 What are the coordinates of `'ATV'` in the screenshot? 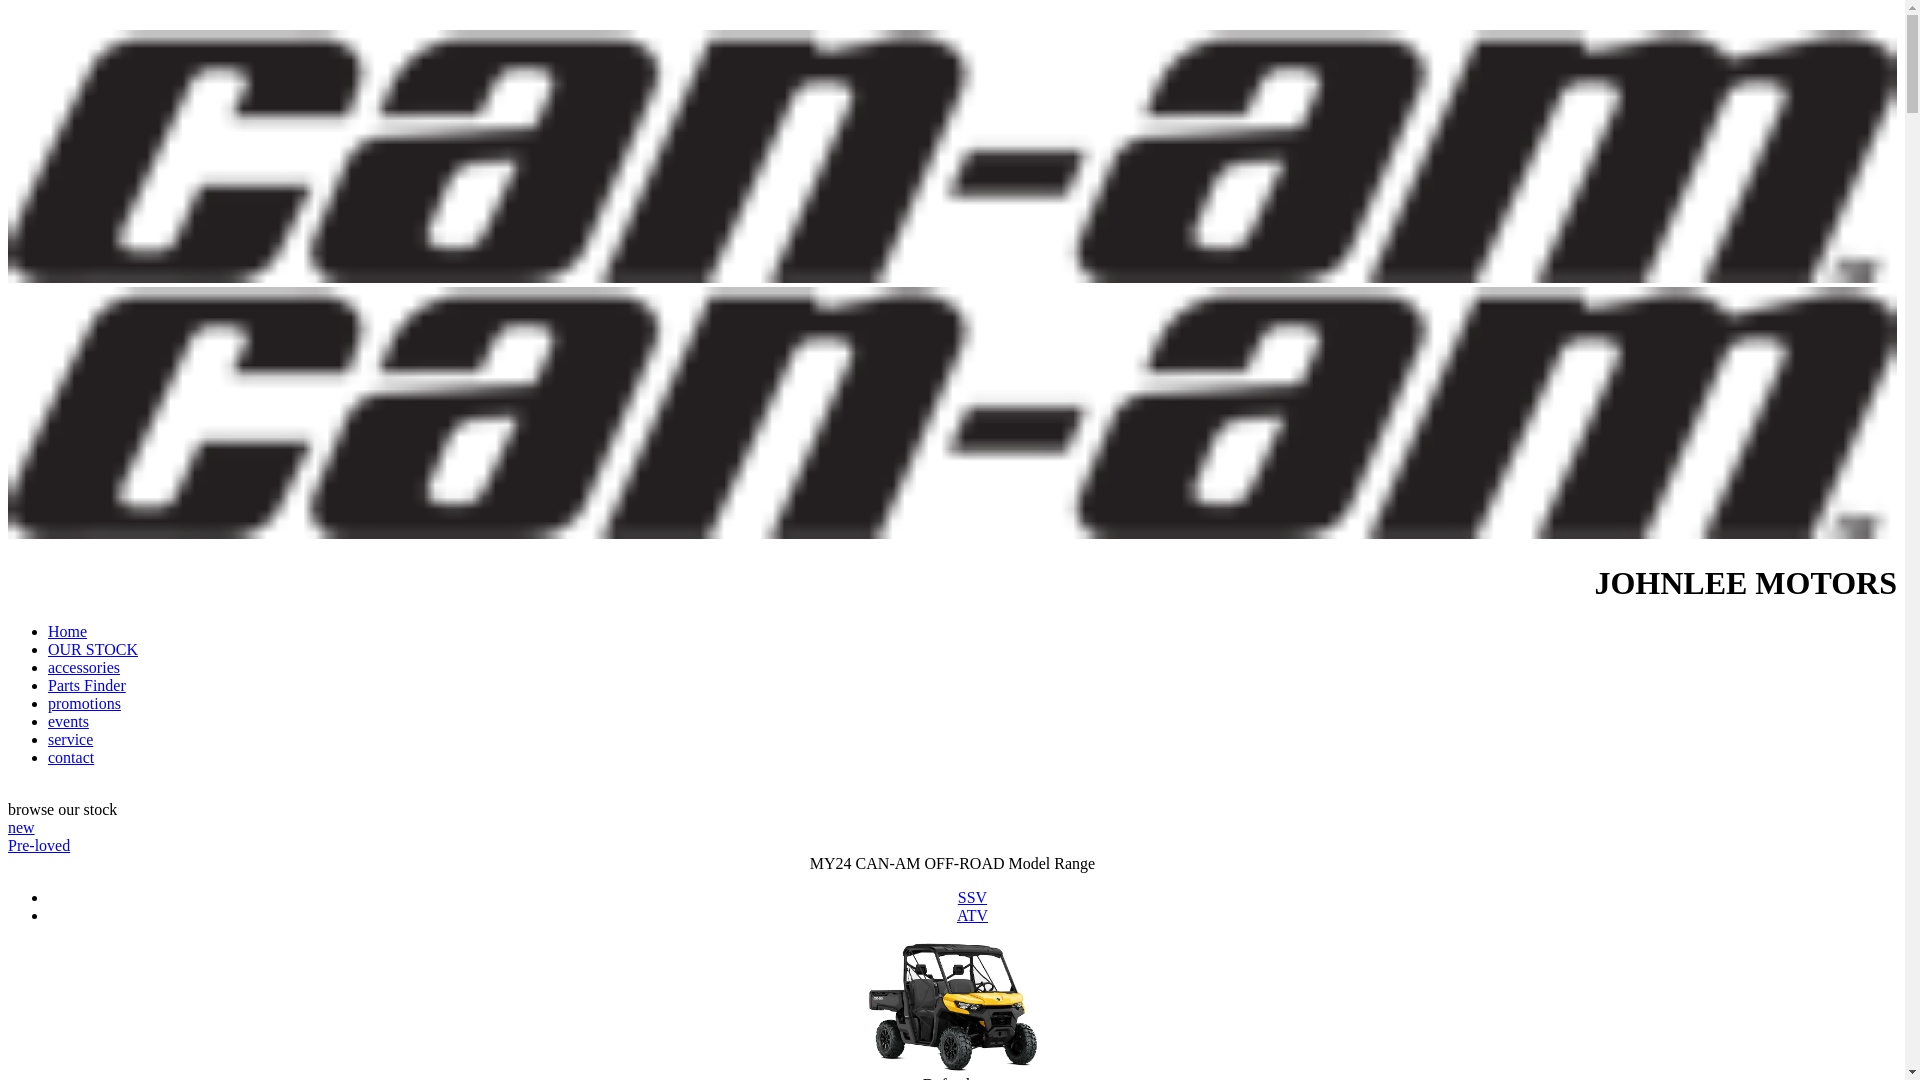 It's located at (972, 915).